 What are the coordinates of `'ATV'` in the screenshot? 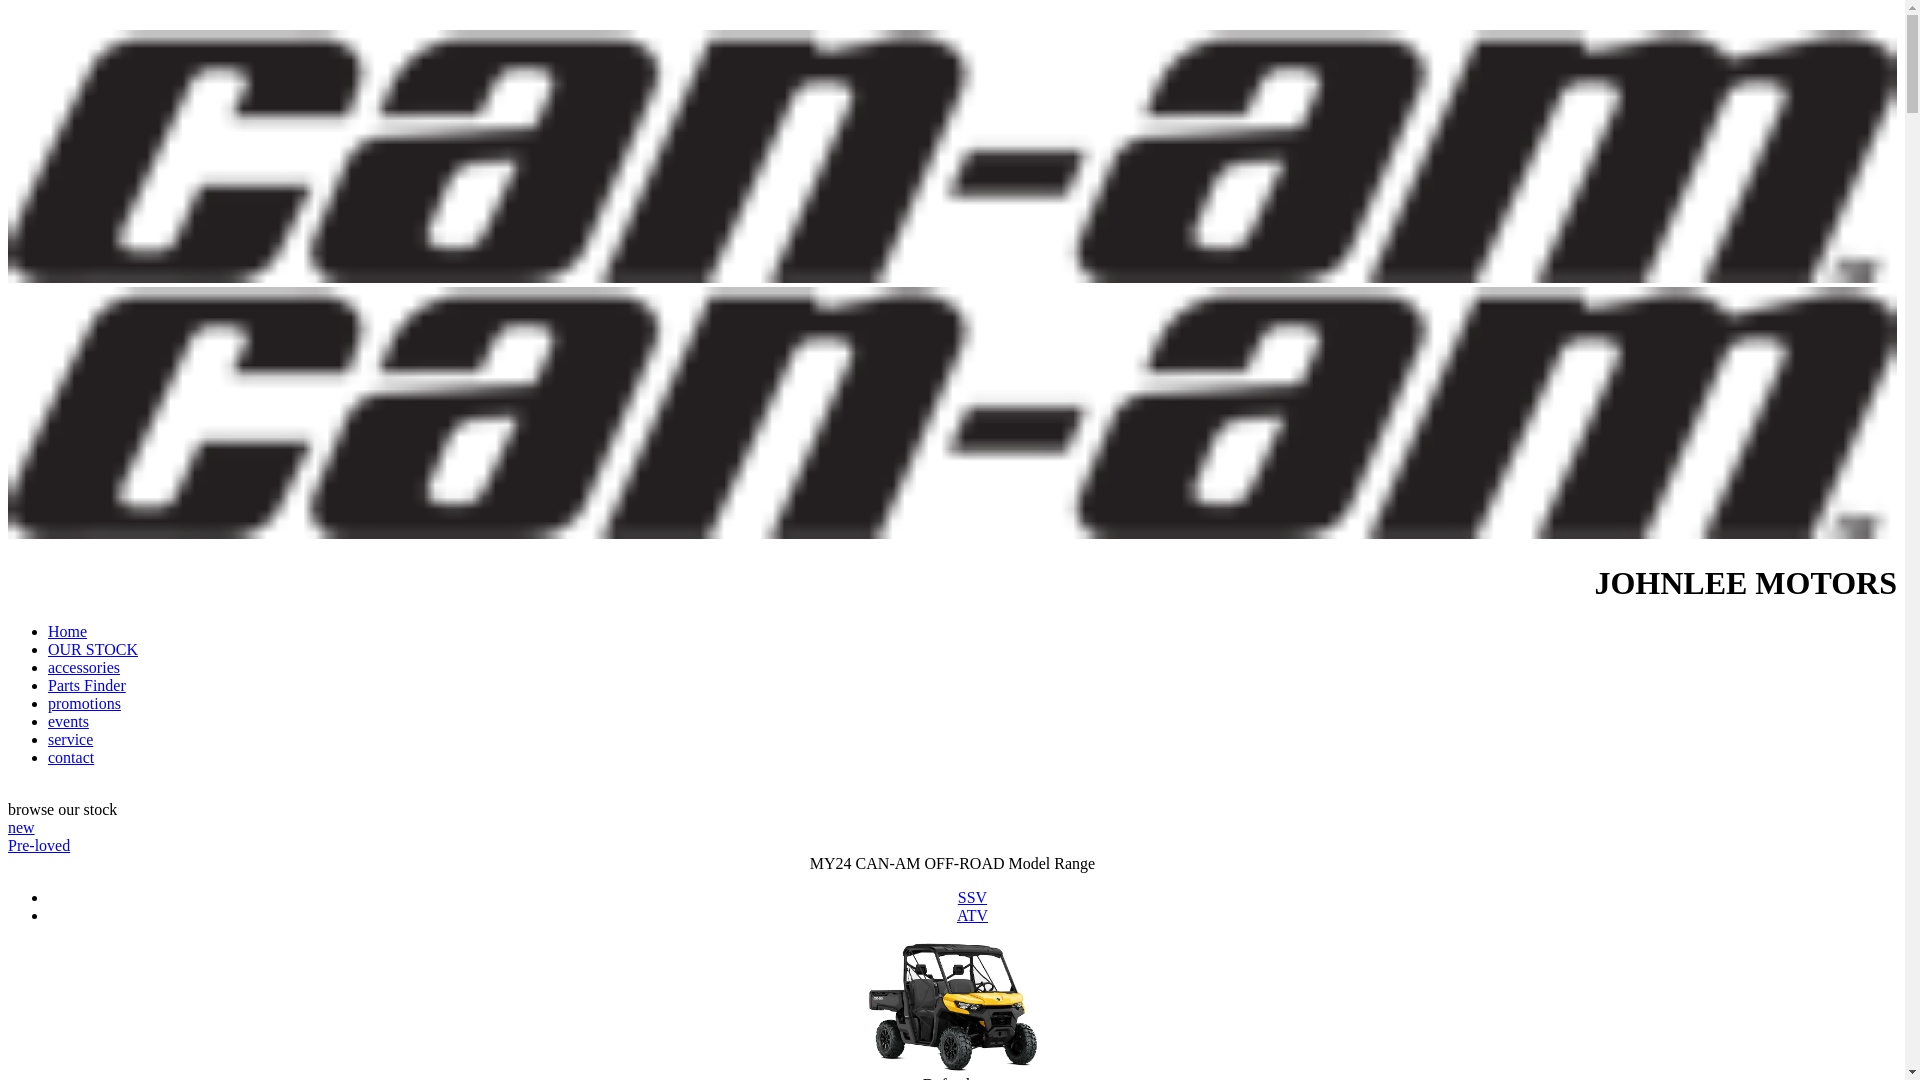 It's located at (972, 915).